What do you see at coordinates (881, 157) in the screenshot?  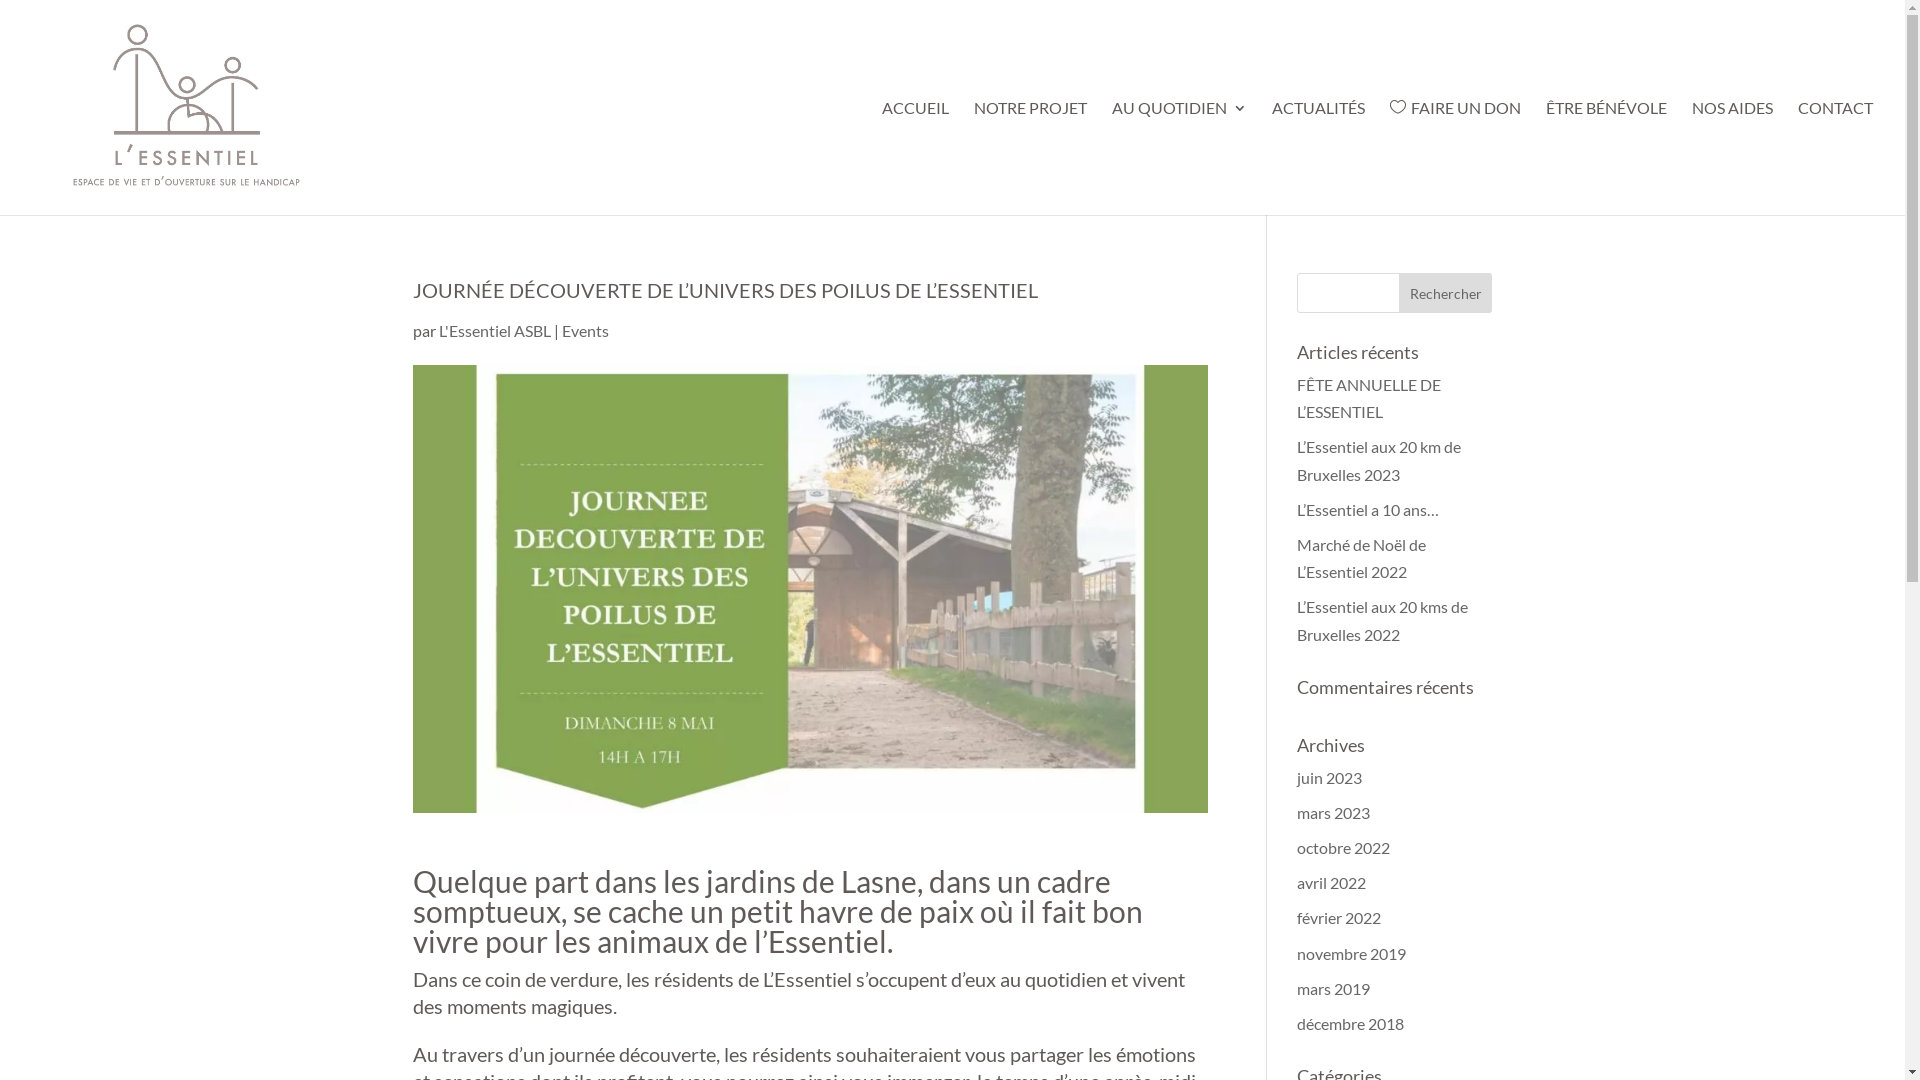 I see `'ACCUEIL'` at bounding box center [881, 157].